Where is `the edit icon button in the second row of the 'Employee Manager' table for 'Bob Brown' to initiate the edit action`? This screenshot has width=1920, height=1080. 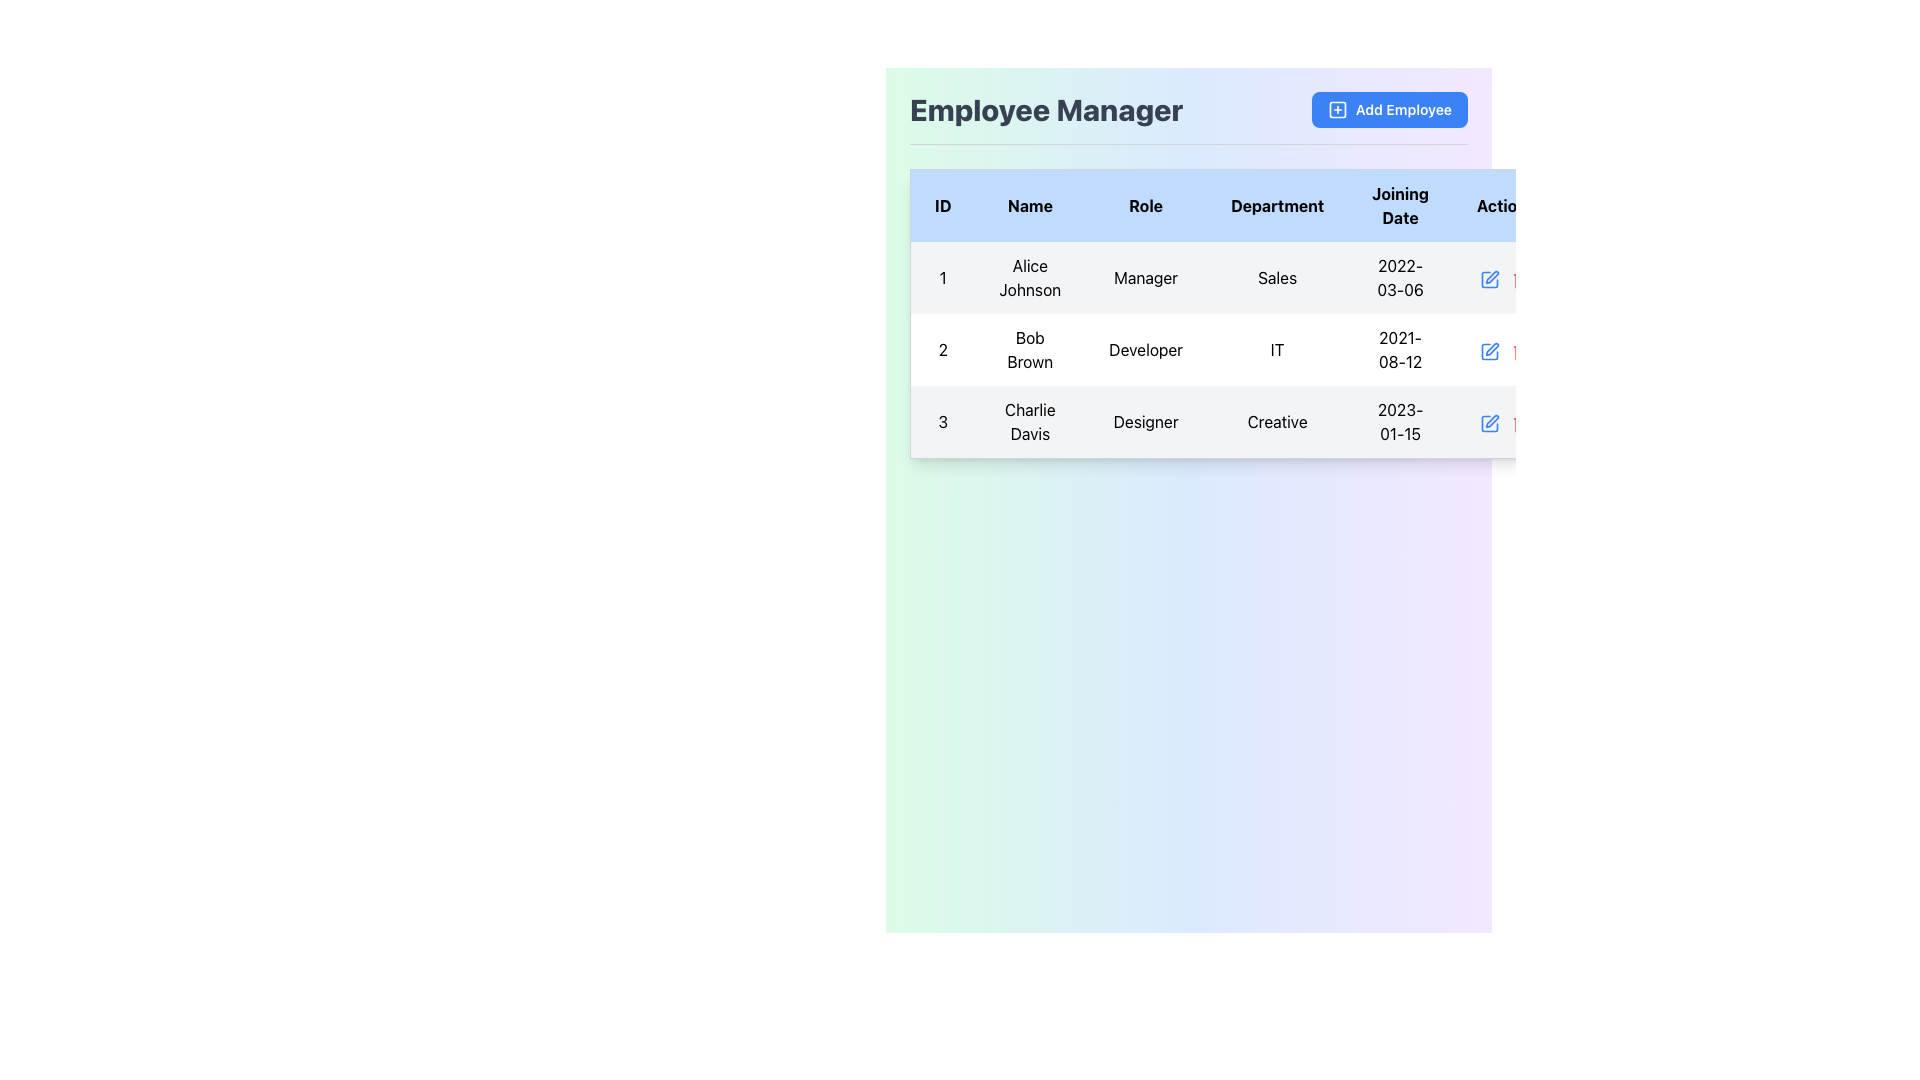
the edit icon button in the second row of the 'Employee Manager' table for 'Bob Brown' to initiate the edit action is located at coordinates (1489, 350).